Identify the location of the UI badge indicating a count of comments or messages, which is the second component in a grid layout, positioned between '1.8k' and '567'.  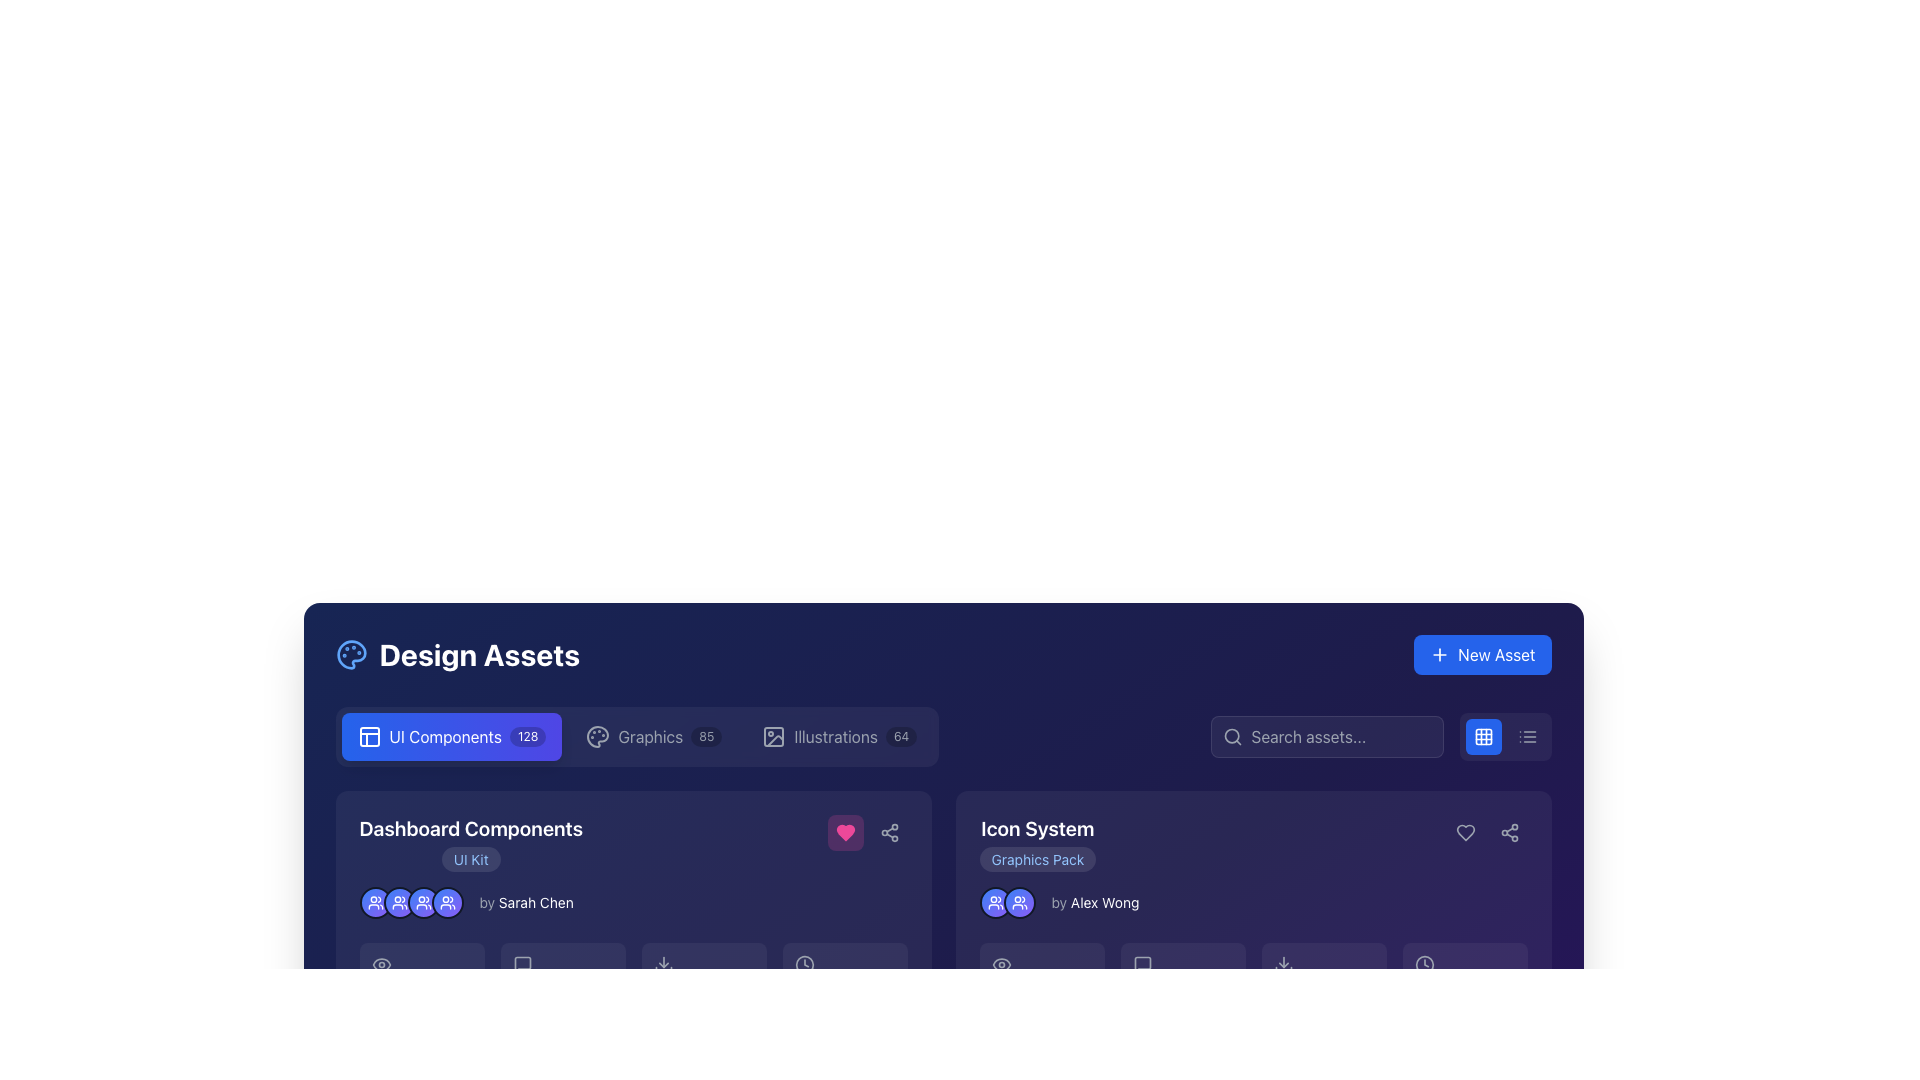
(1182, 978).